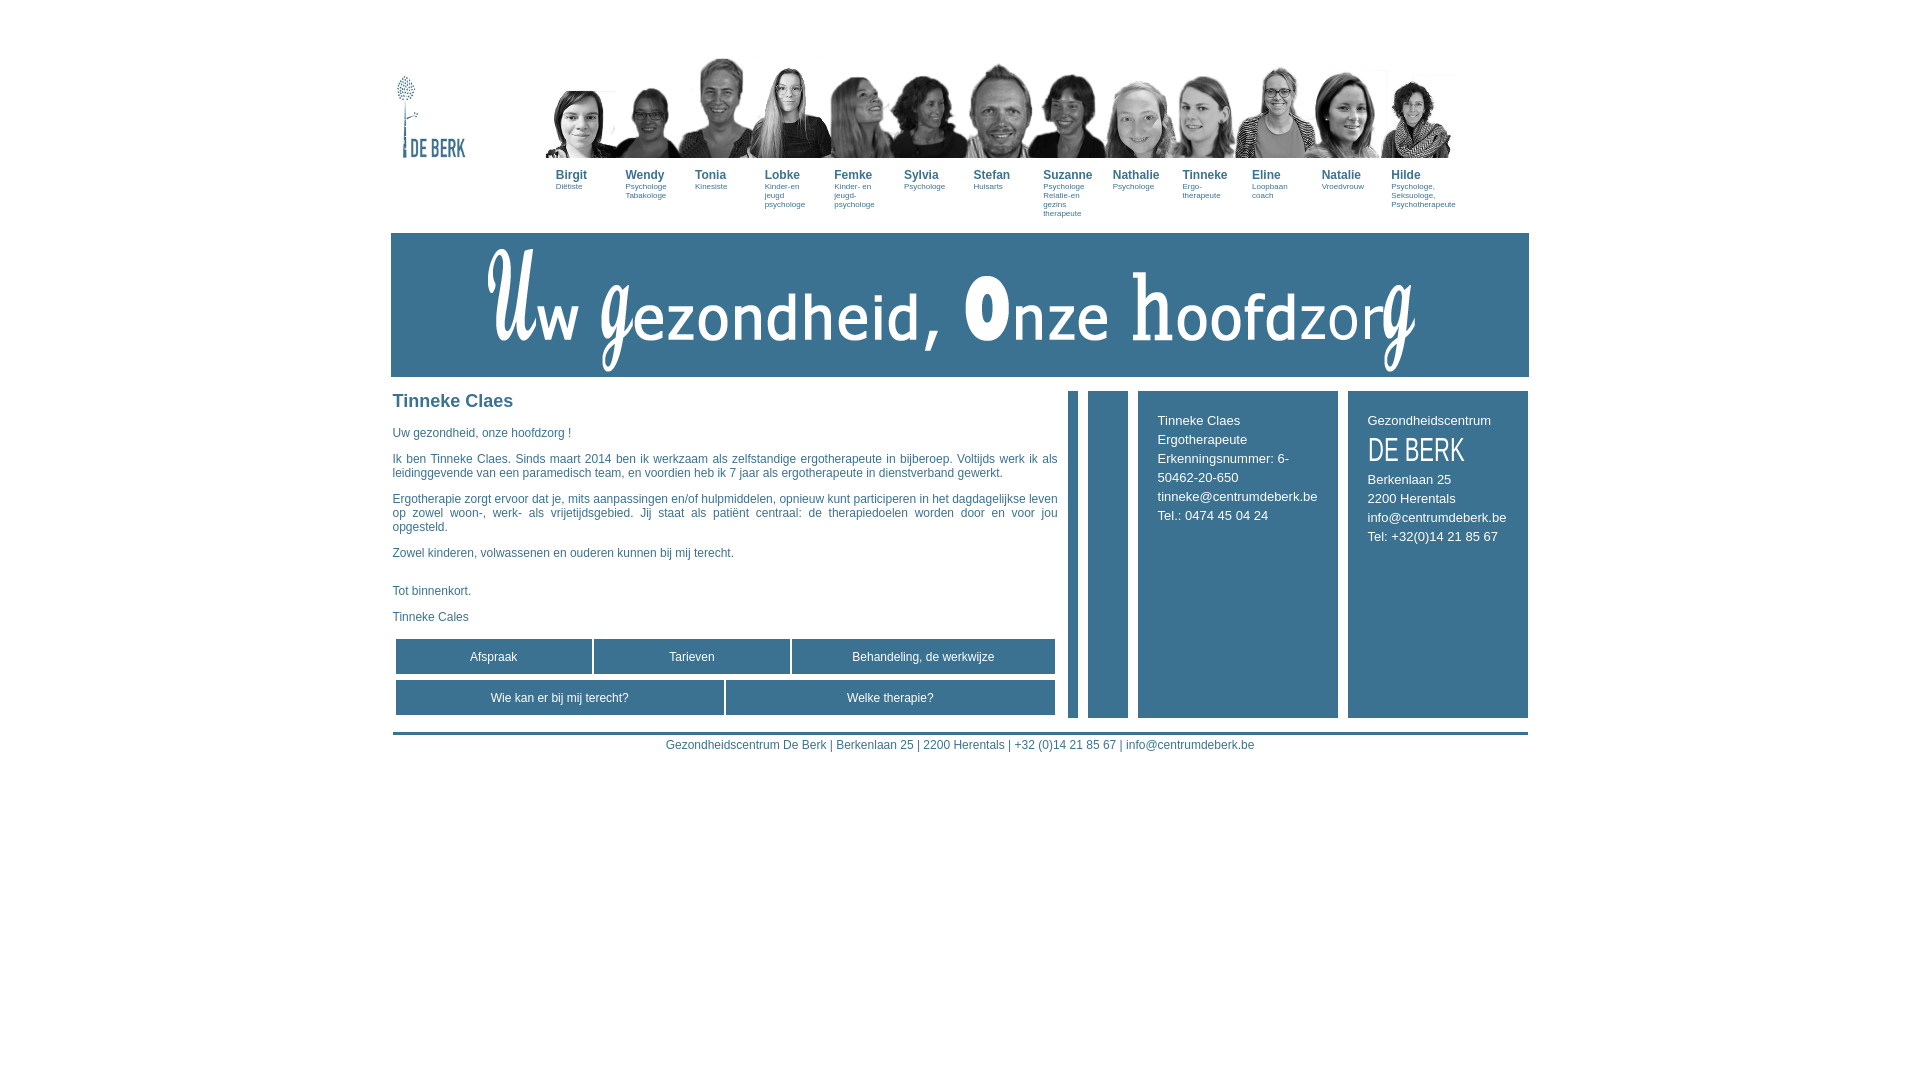  What do you see at coordinates (889, 696) in the screenshot?
I see `'Welke therapie?'` at bounding box center [889, 696].